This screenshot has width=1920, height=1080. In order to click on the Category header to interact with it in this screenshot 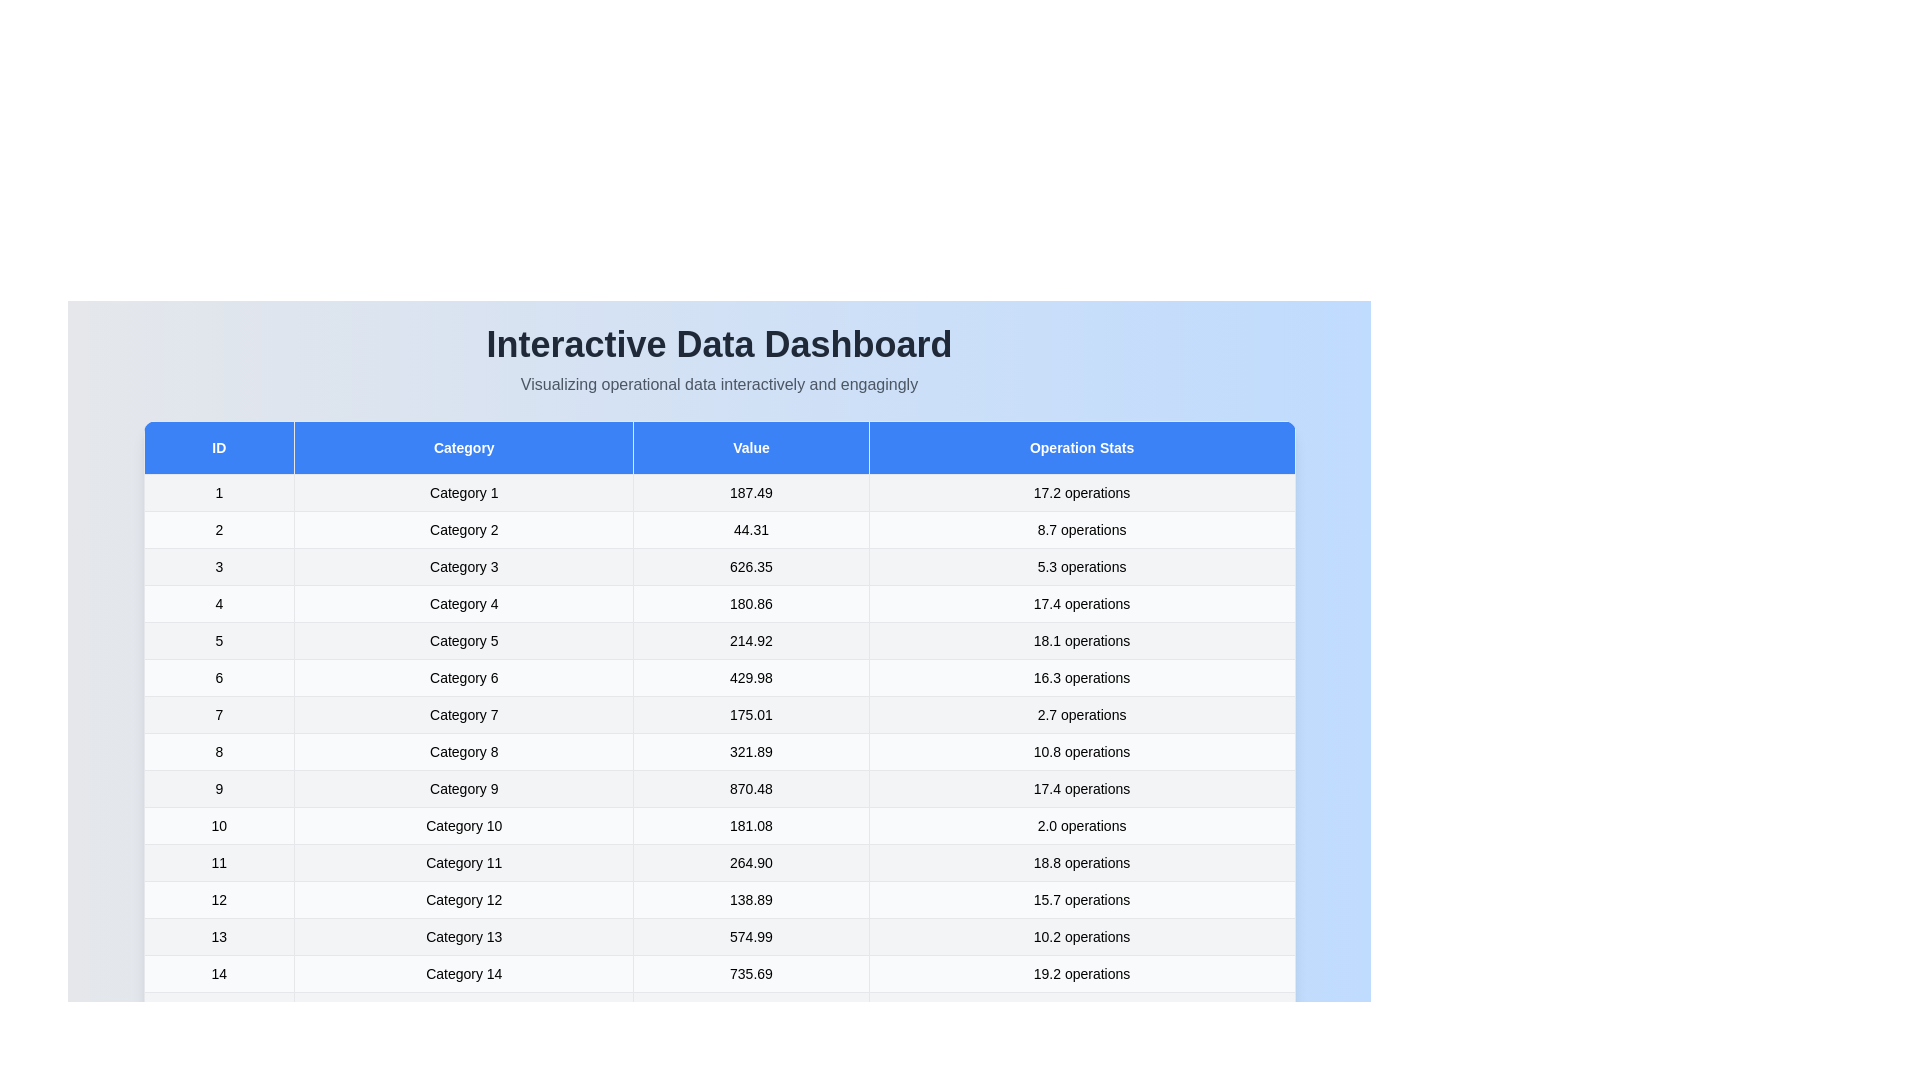, I will do `click(463, 446)`.